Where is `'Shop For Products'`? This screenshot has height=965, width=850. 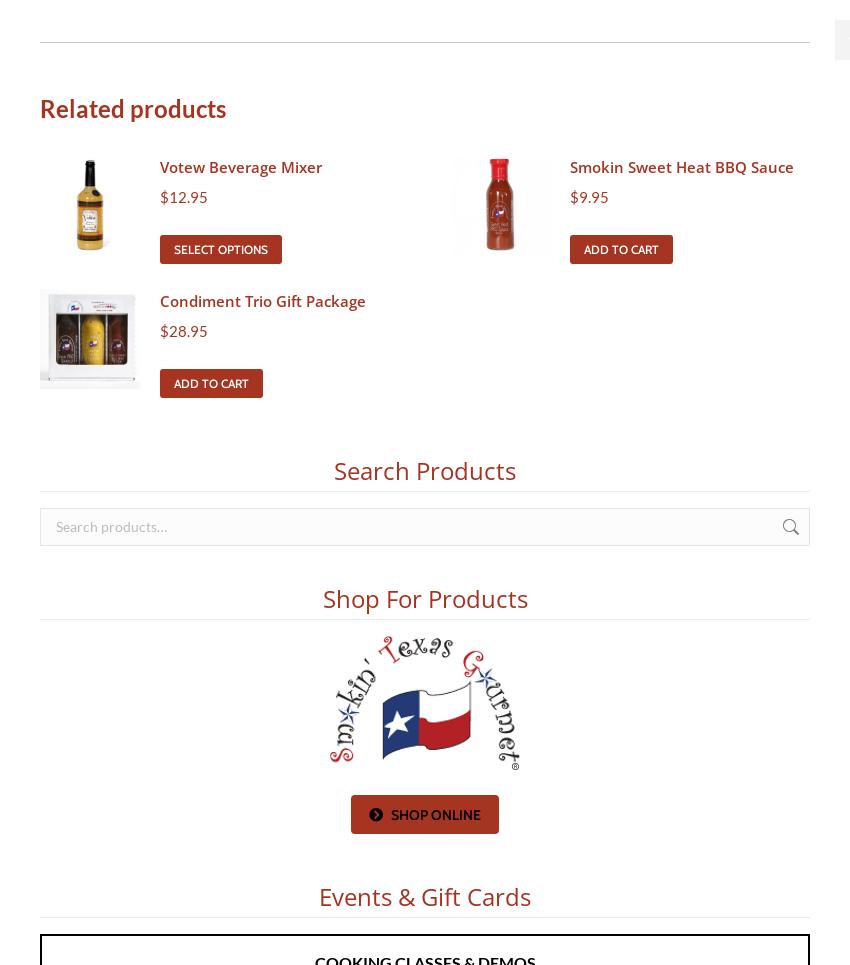 'Shop For Products' is located at coordinates (424, 596).